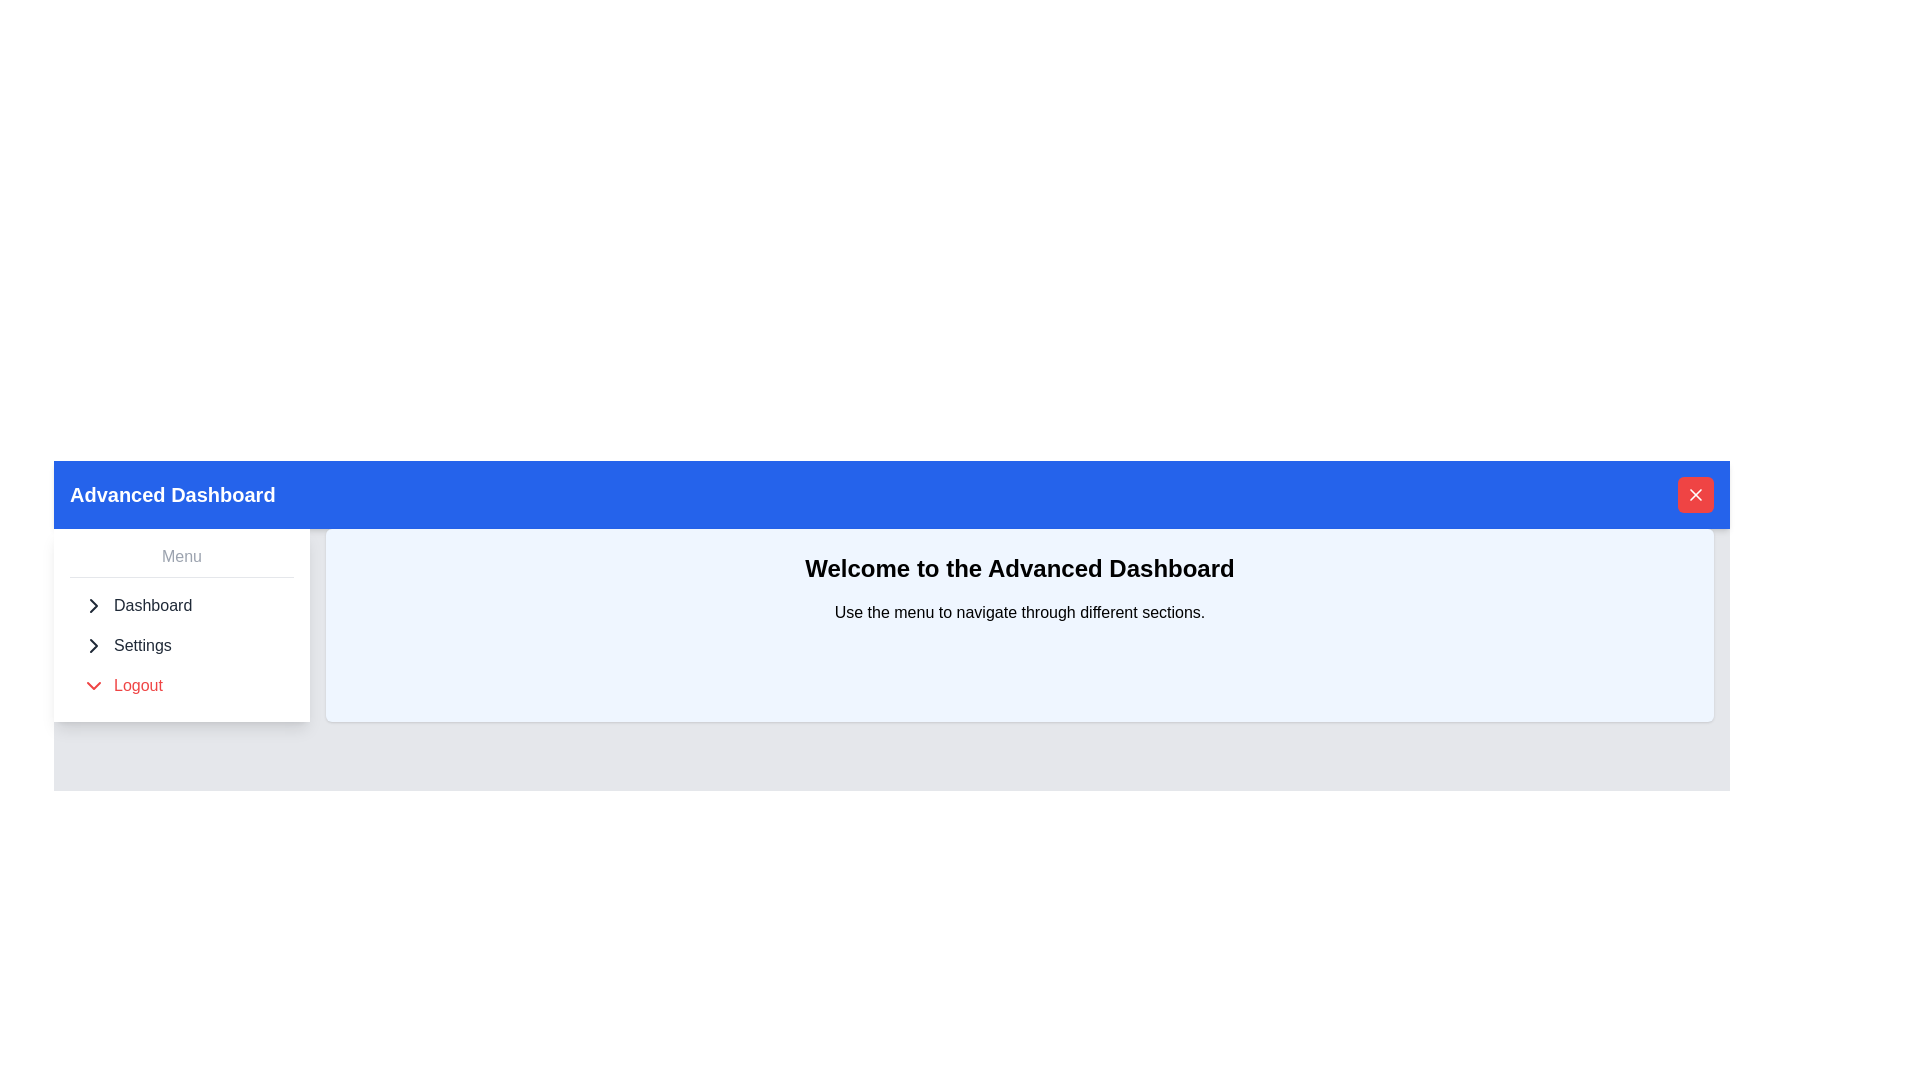  Describe the element at coordinates (182, 685) in the screenshot. I see `the 'Logout' button in the left sidebar menu` at that location.